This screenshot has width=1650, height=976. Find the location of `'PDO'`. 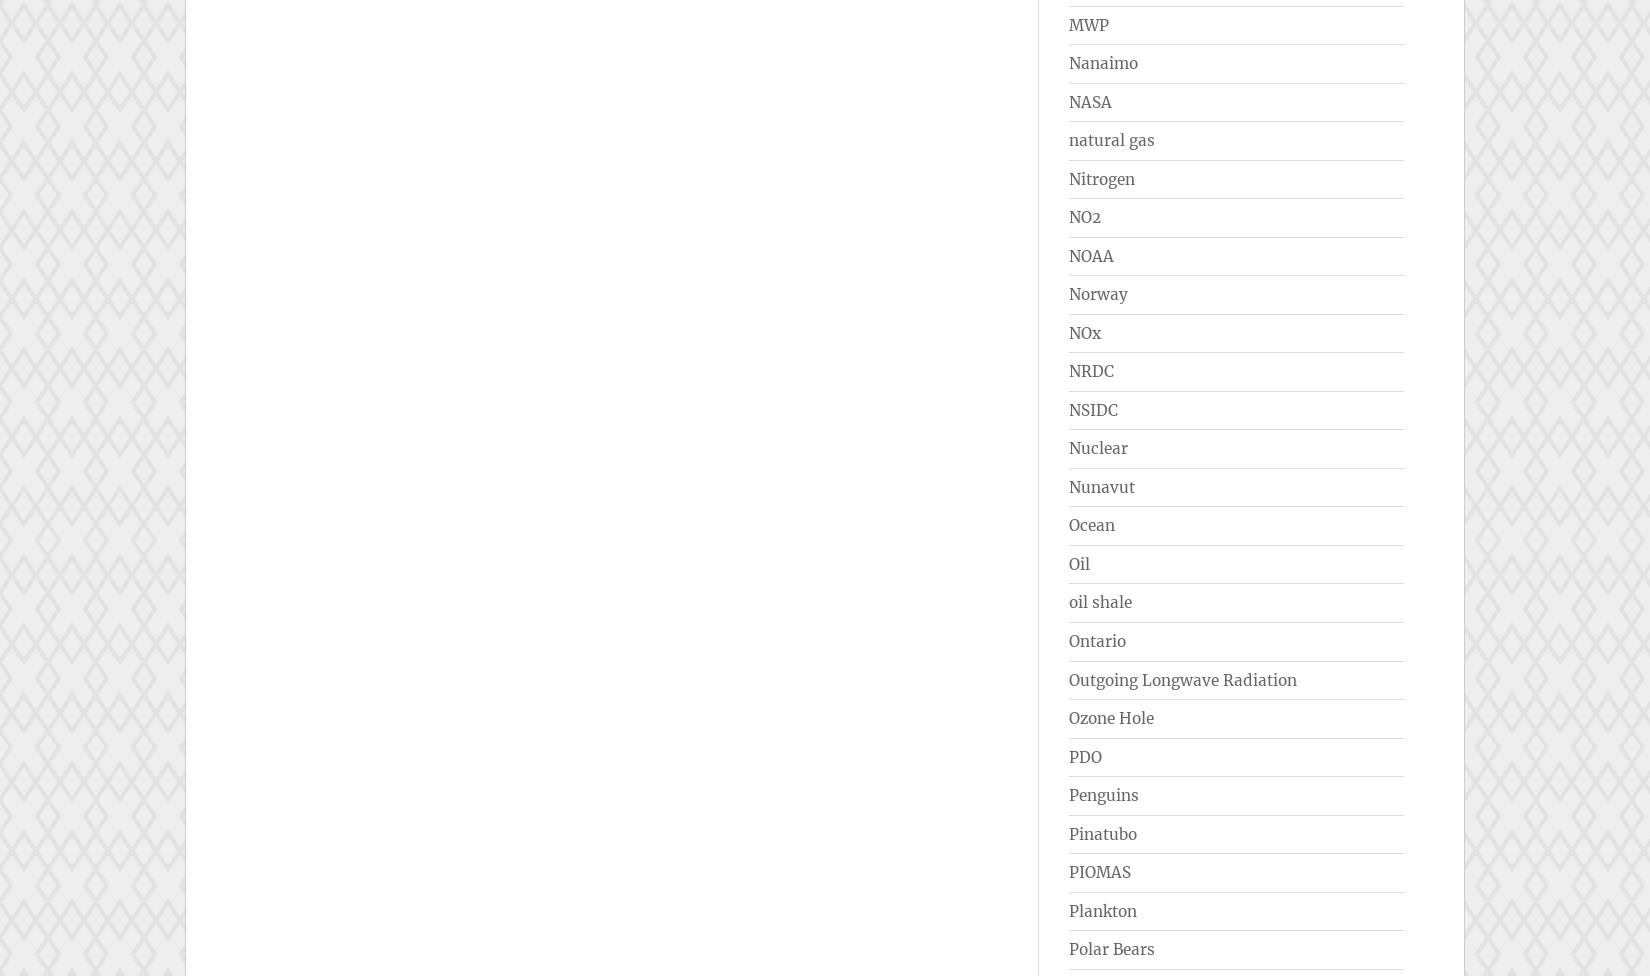

'PDO' is located at coordinates (1069, 756).